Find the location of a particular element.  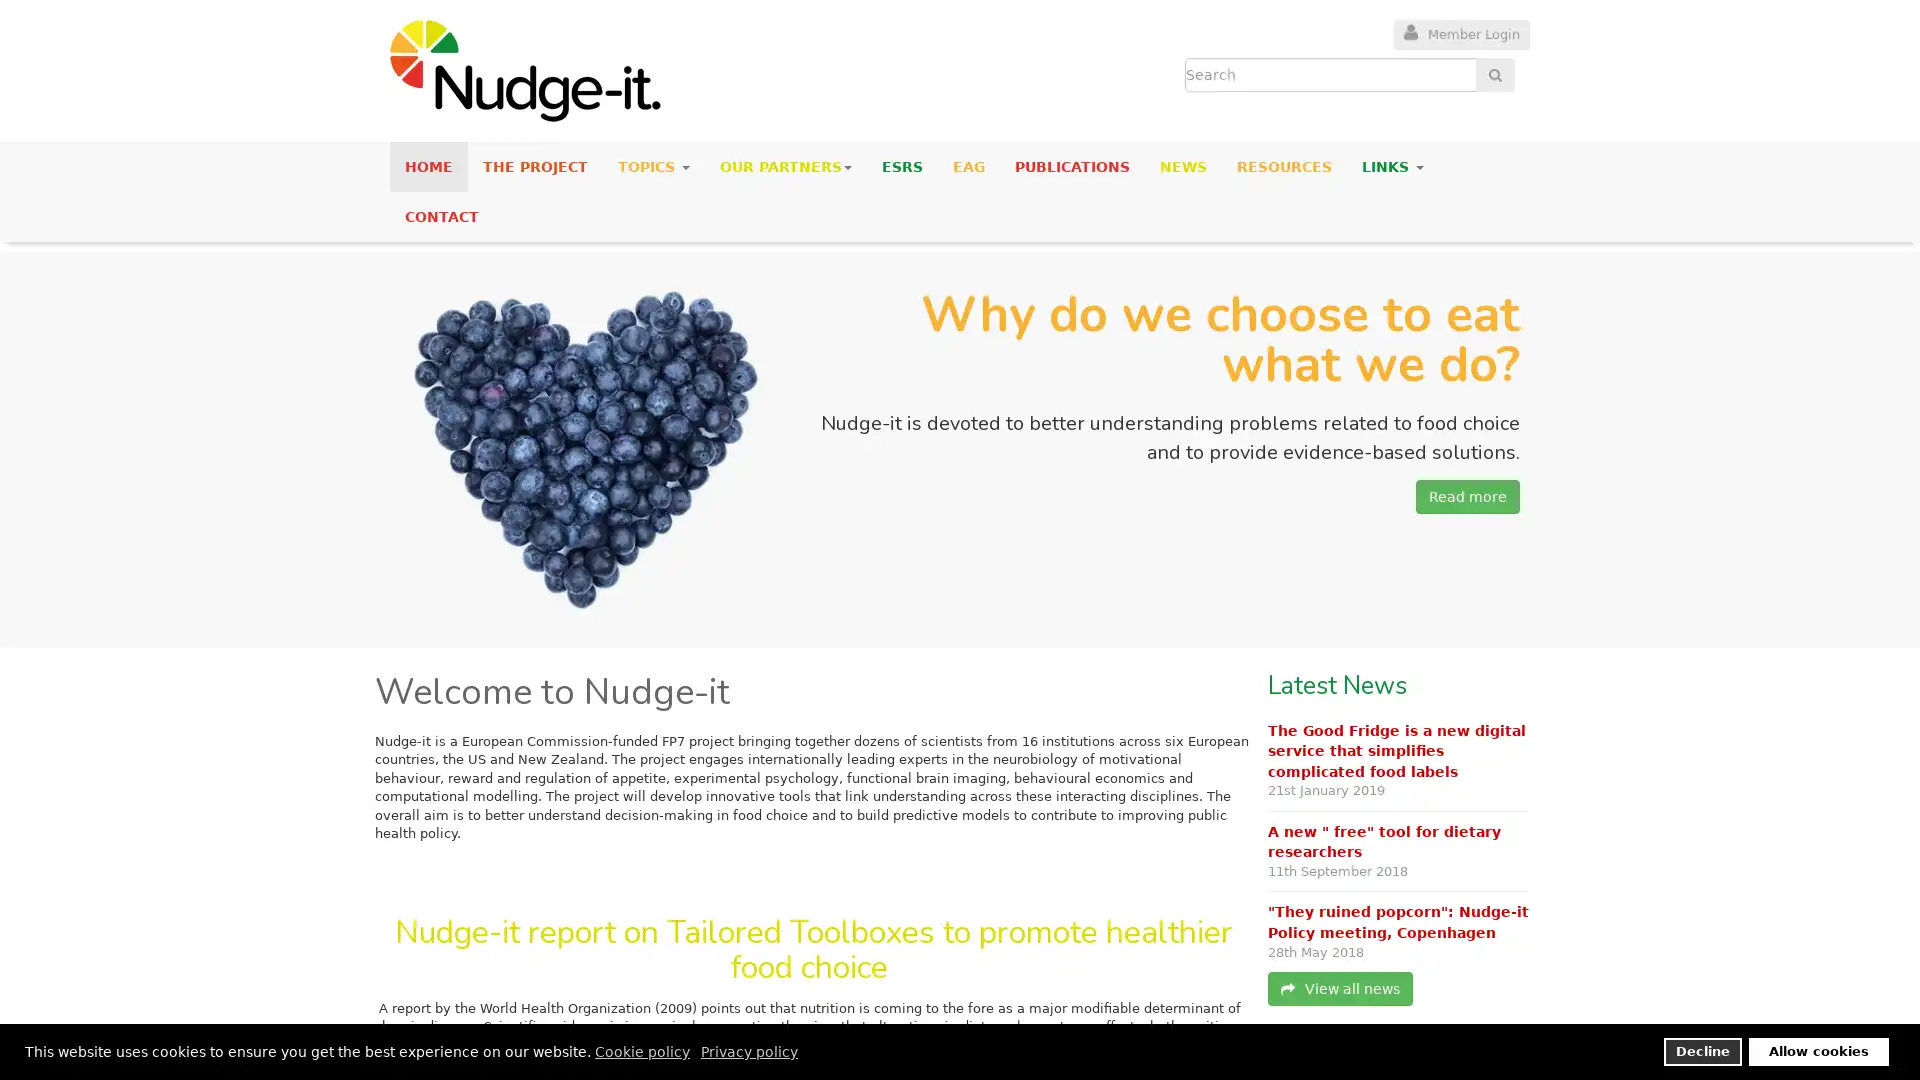

deny cookies is located at coordinates (1702, 1050).